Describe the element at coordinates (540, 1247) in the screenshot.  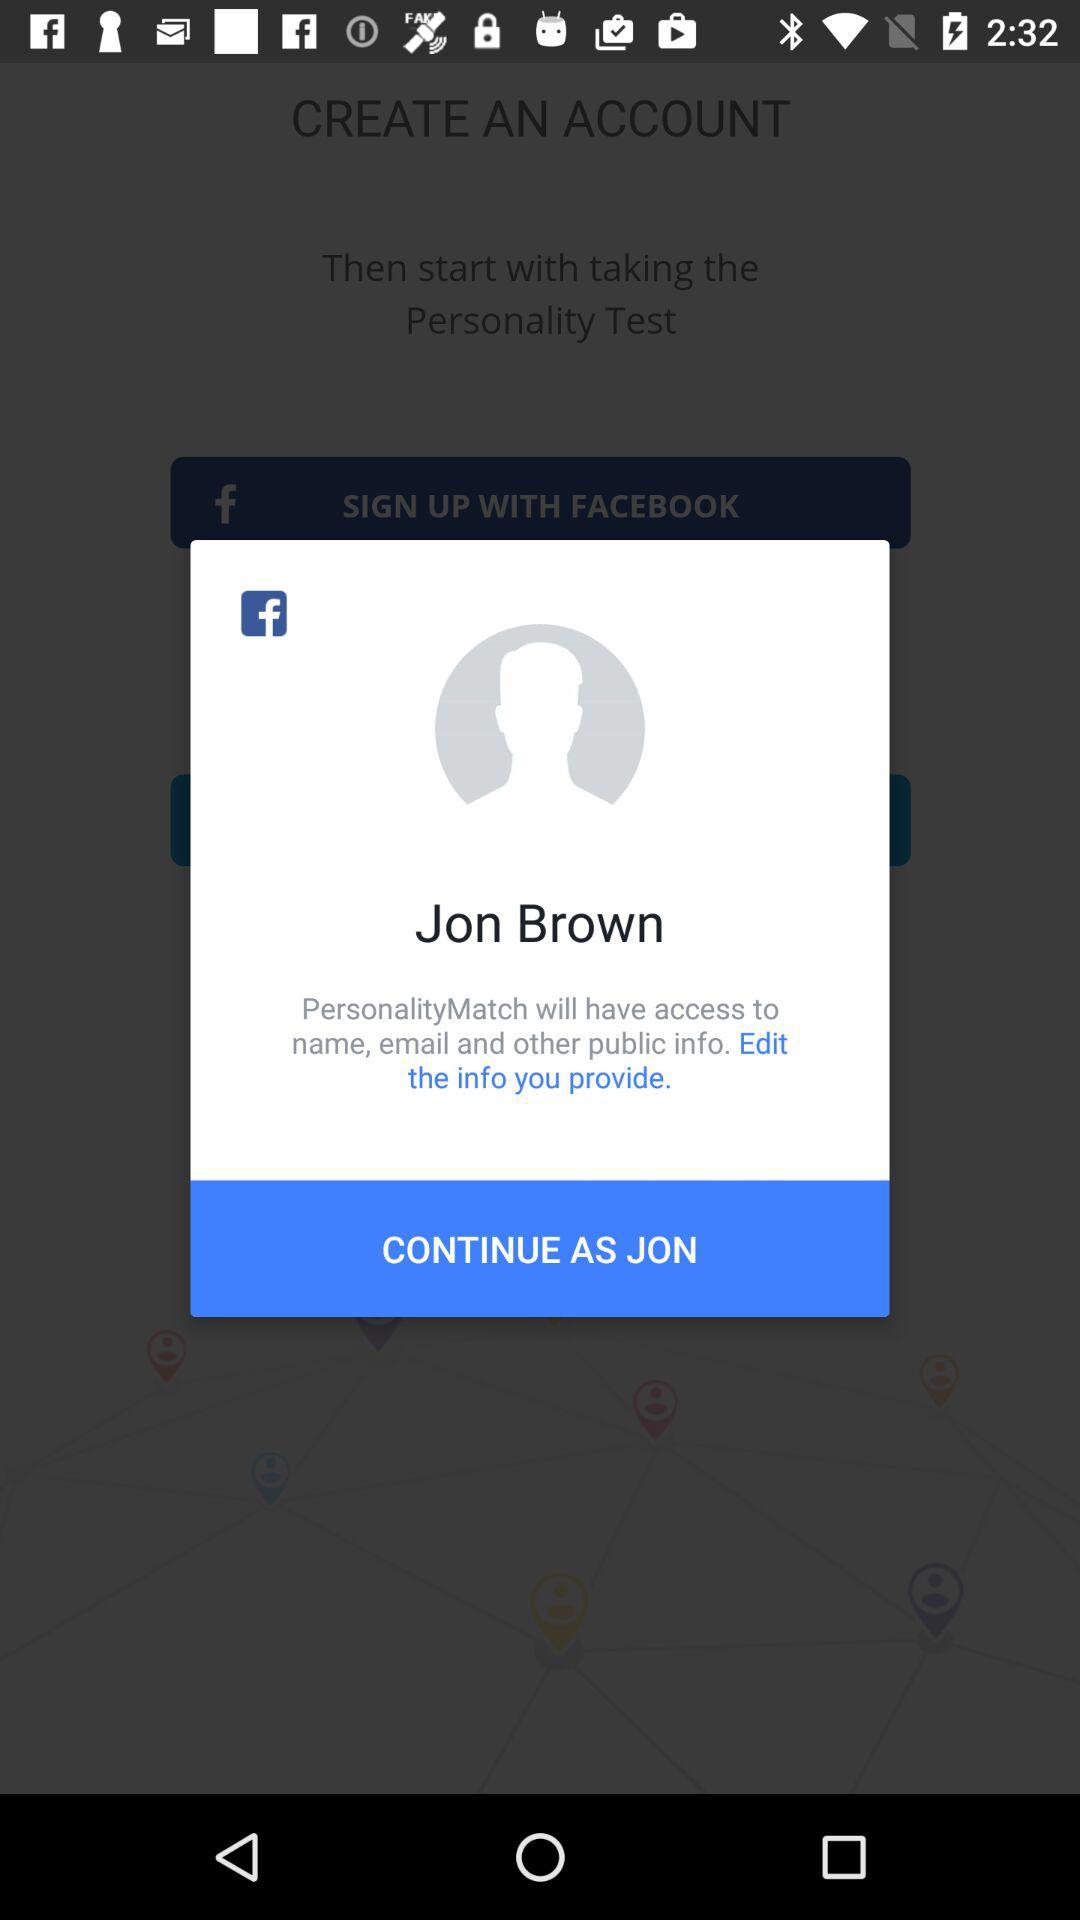
I see `the continue as jon icon` at that location.